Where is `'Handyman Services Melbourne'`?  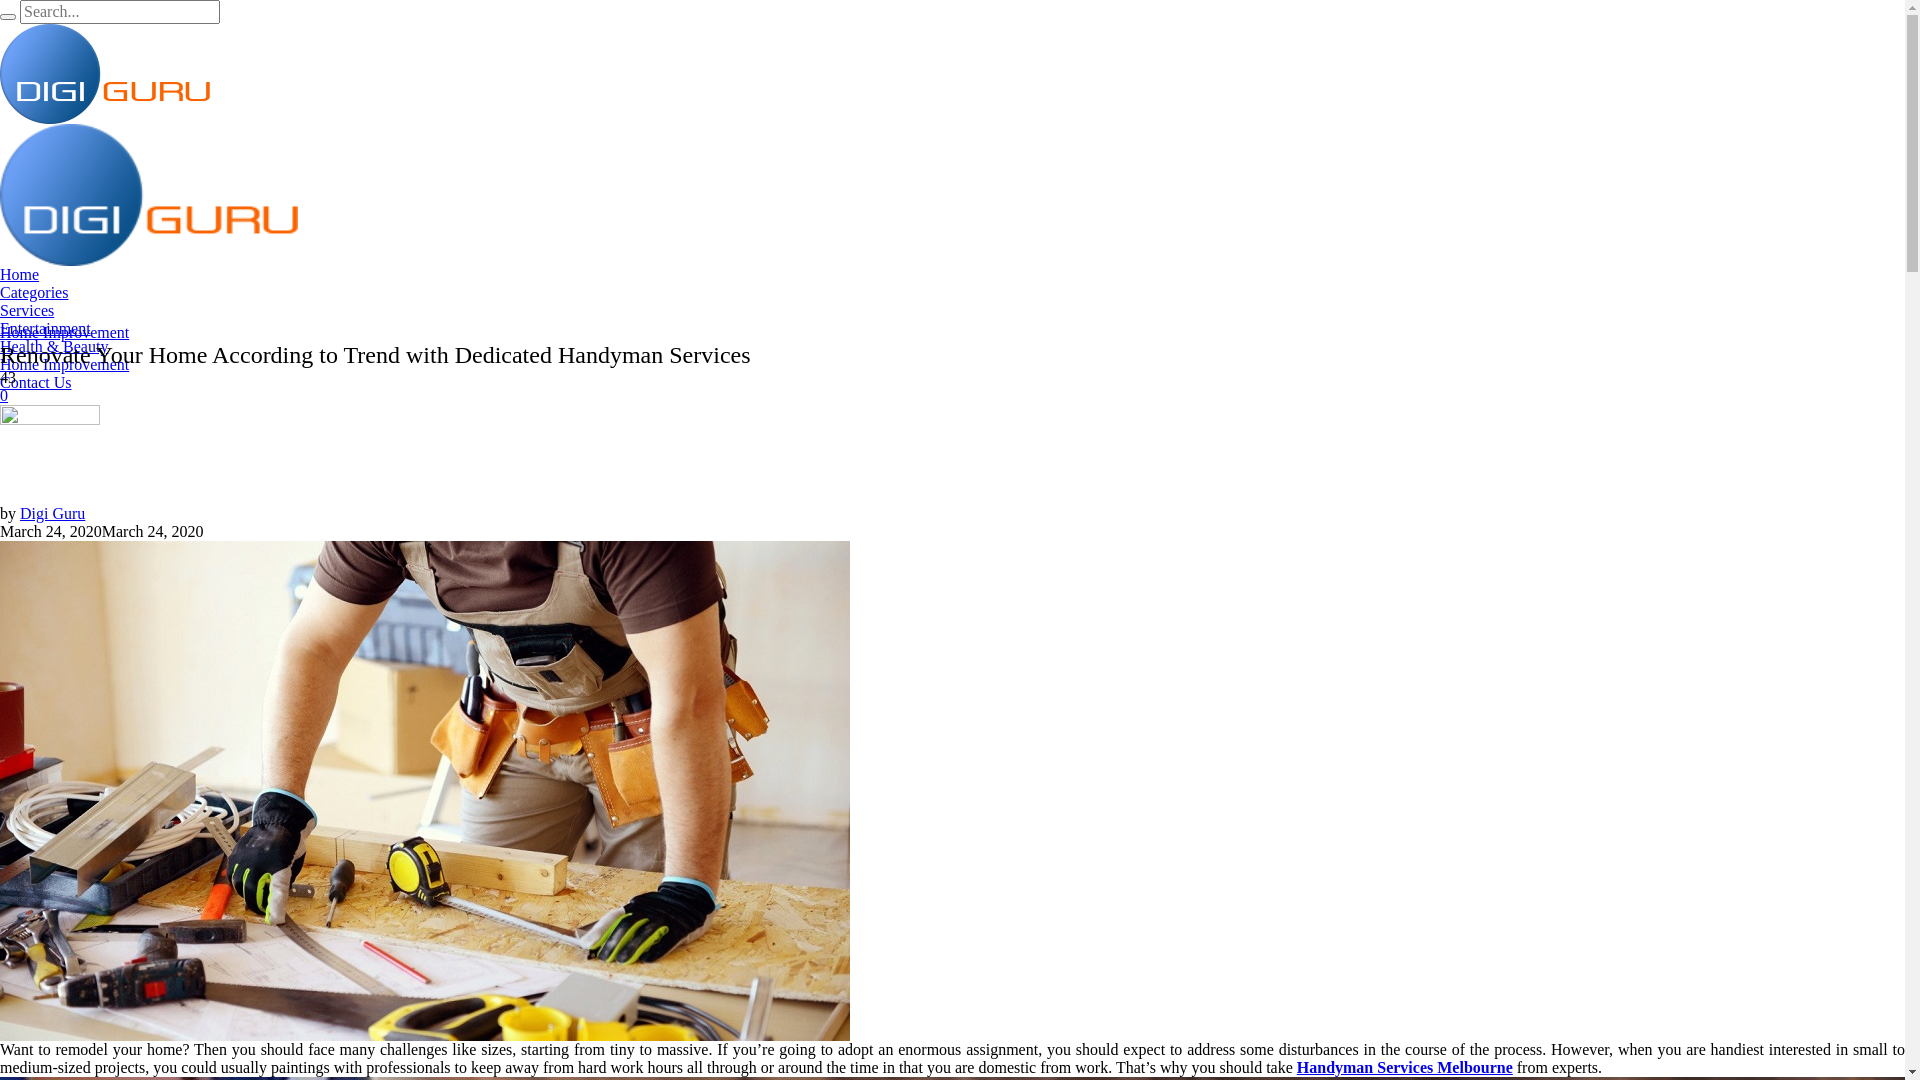 'Handyman Services Melbourne' is located at coordinates (1404, 1066).